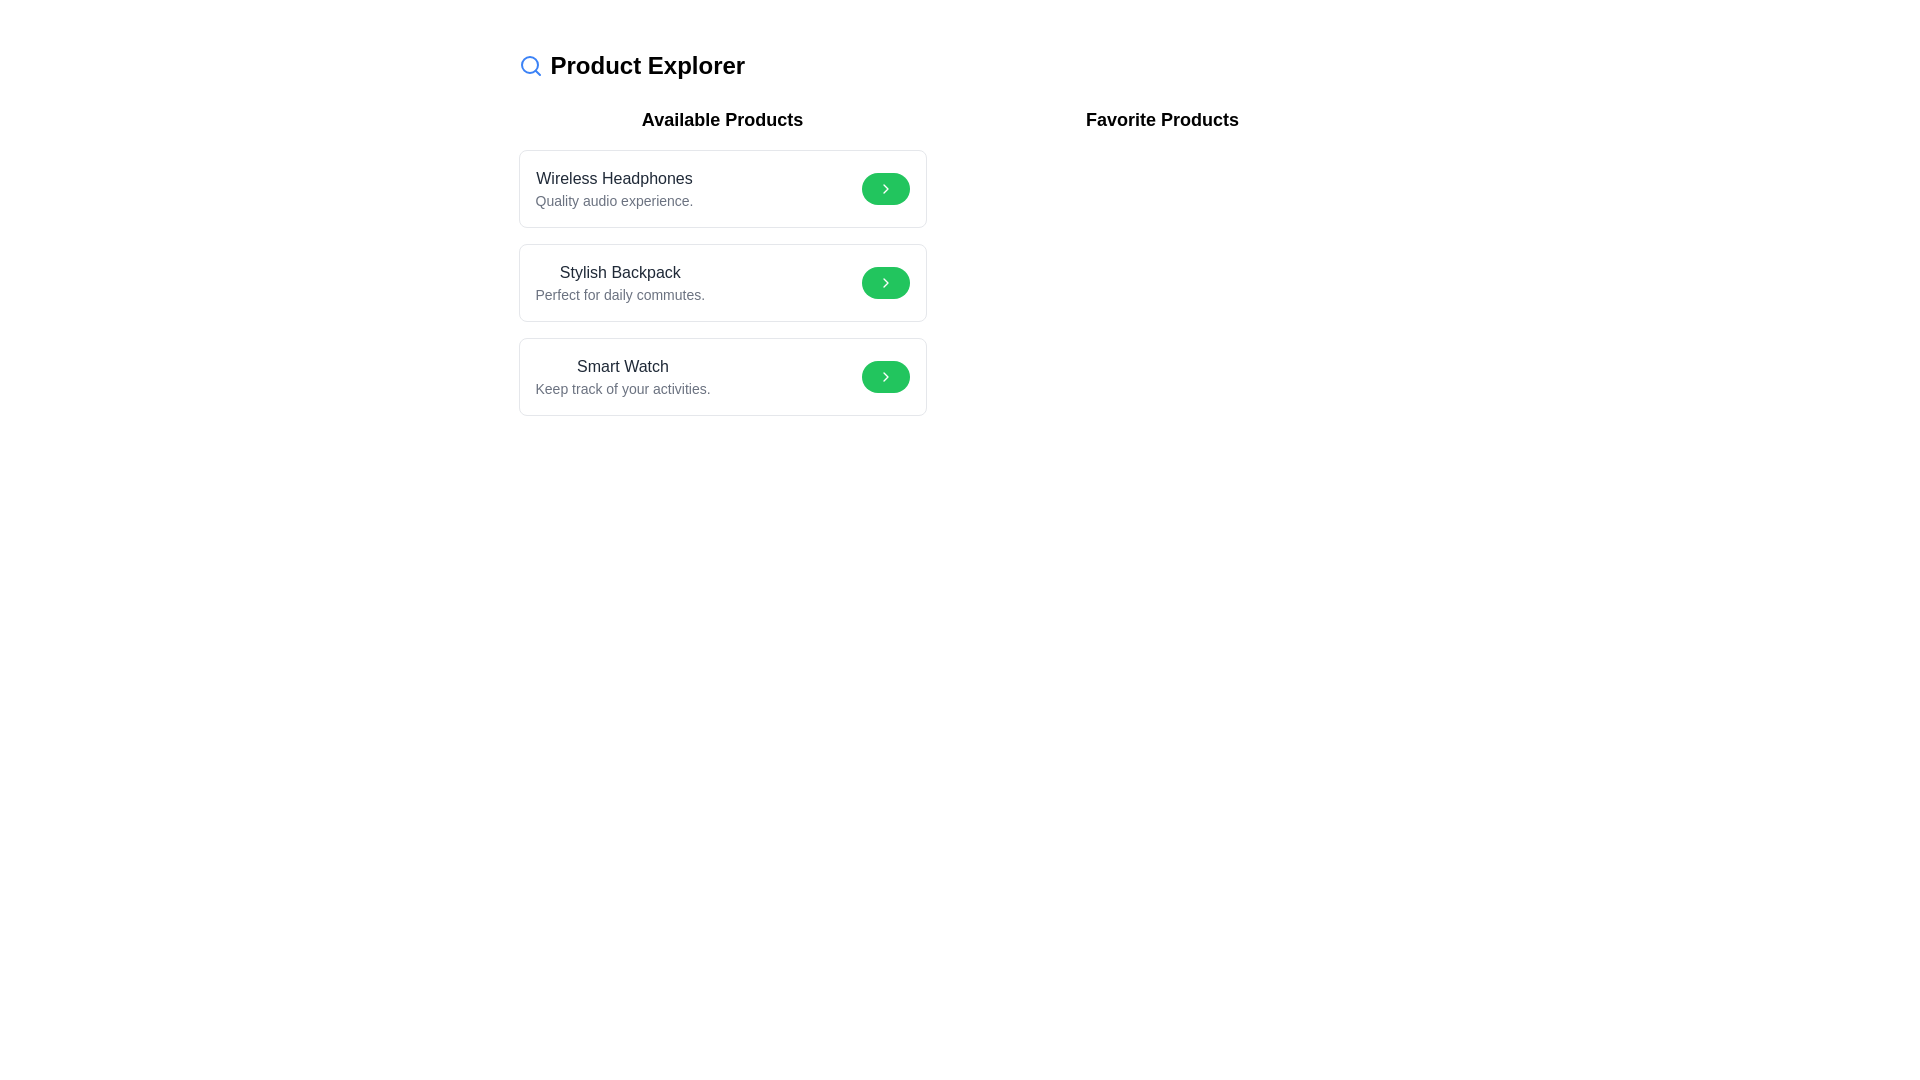 This screenshot has height=1080, width=1920. What do you see at coordinates (622, 389) in the screenshot?
I see `the informational text element that describes the functionality of the 'Smart Watch', located beneath the 'Smart Watch' entry in the 'Available Products' section` at bounding box center [622, 389].